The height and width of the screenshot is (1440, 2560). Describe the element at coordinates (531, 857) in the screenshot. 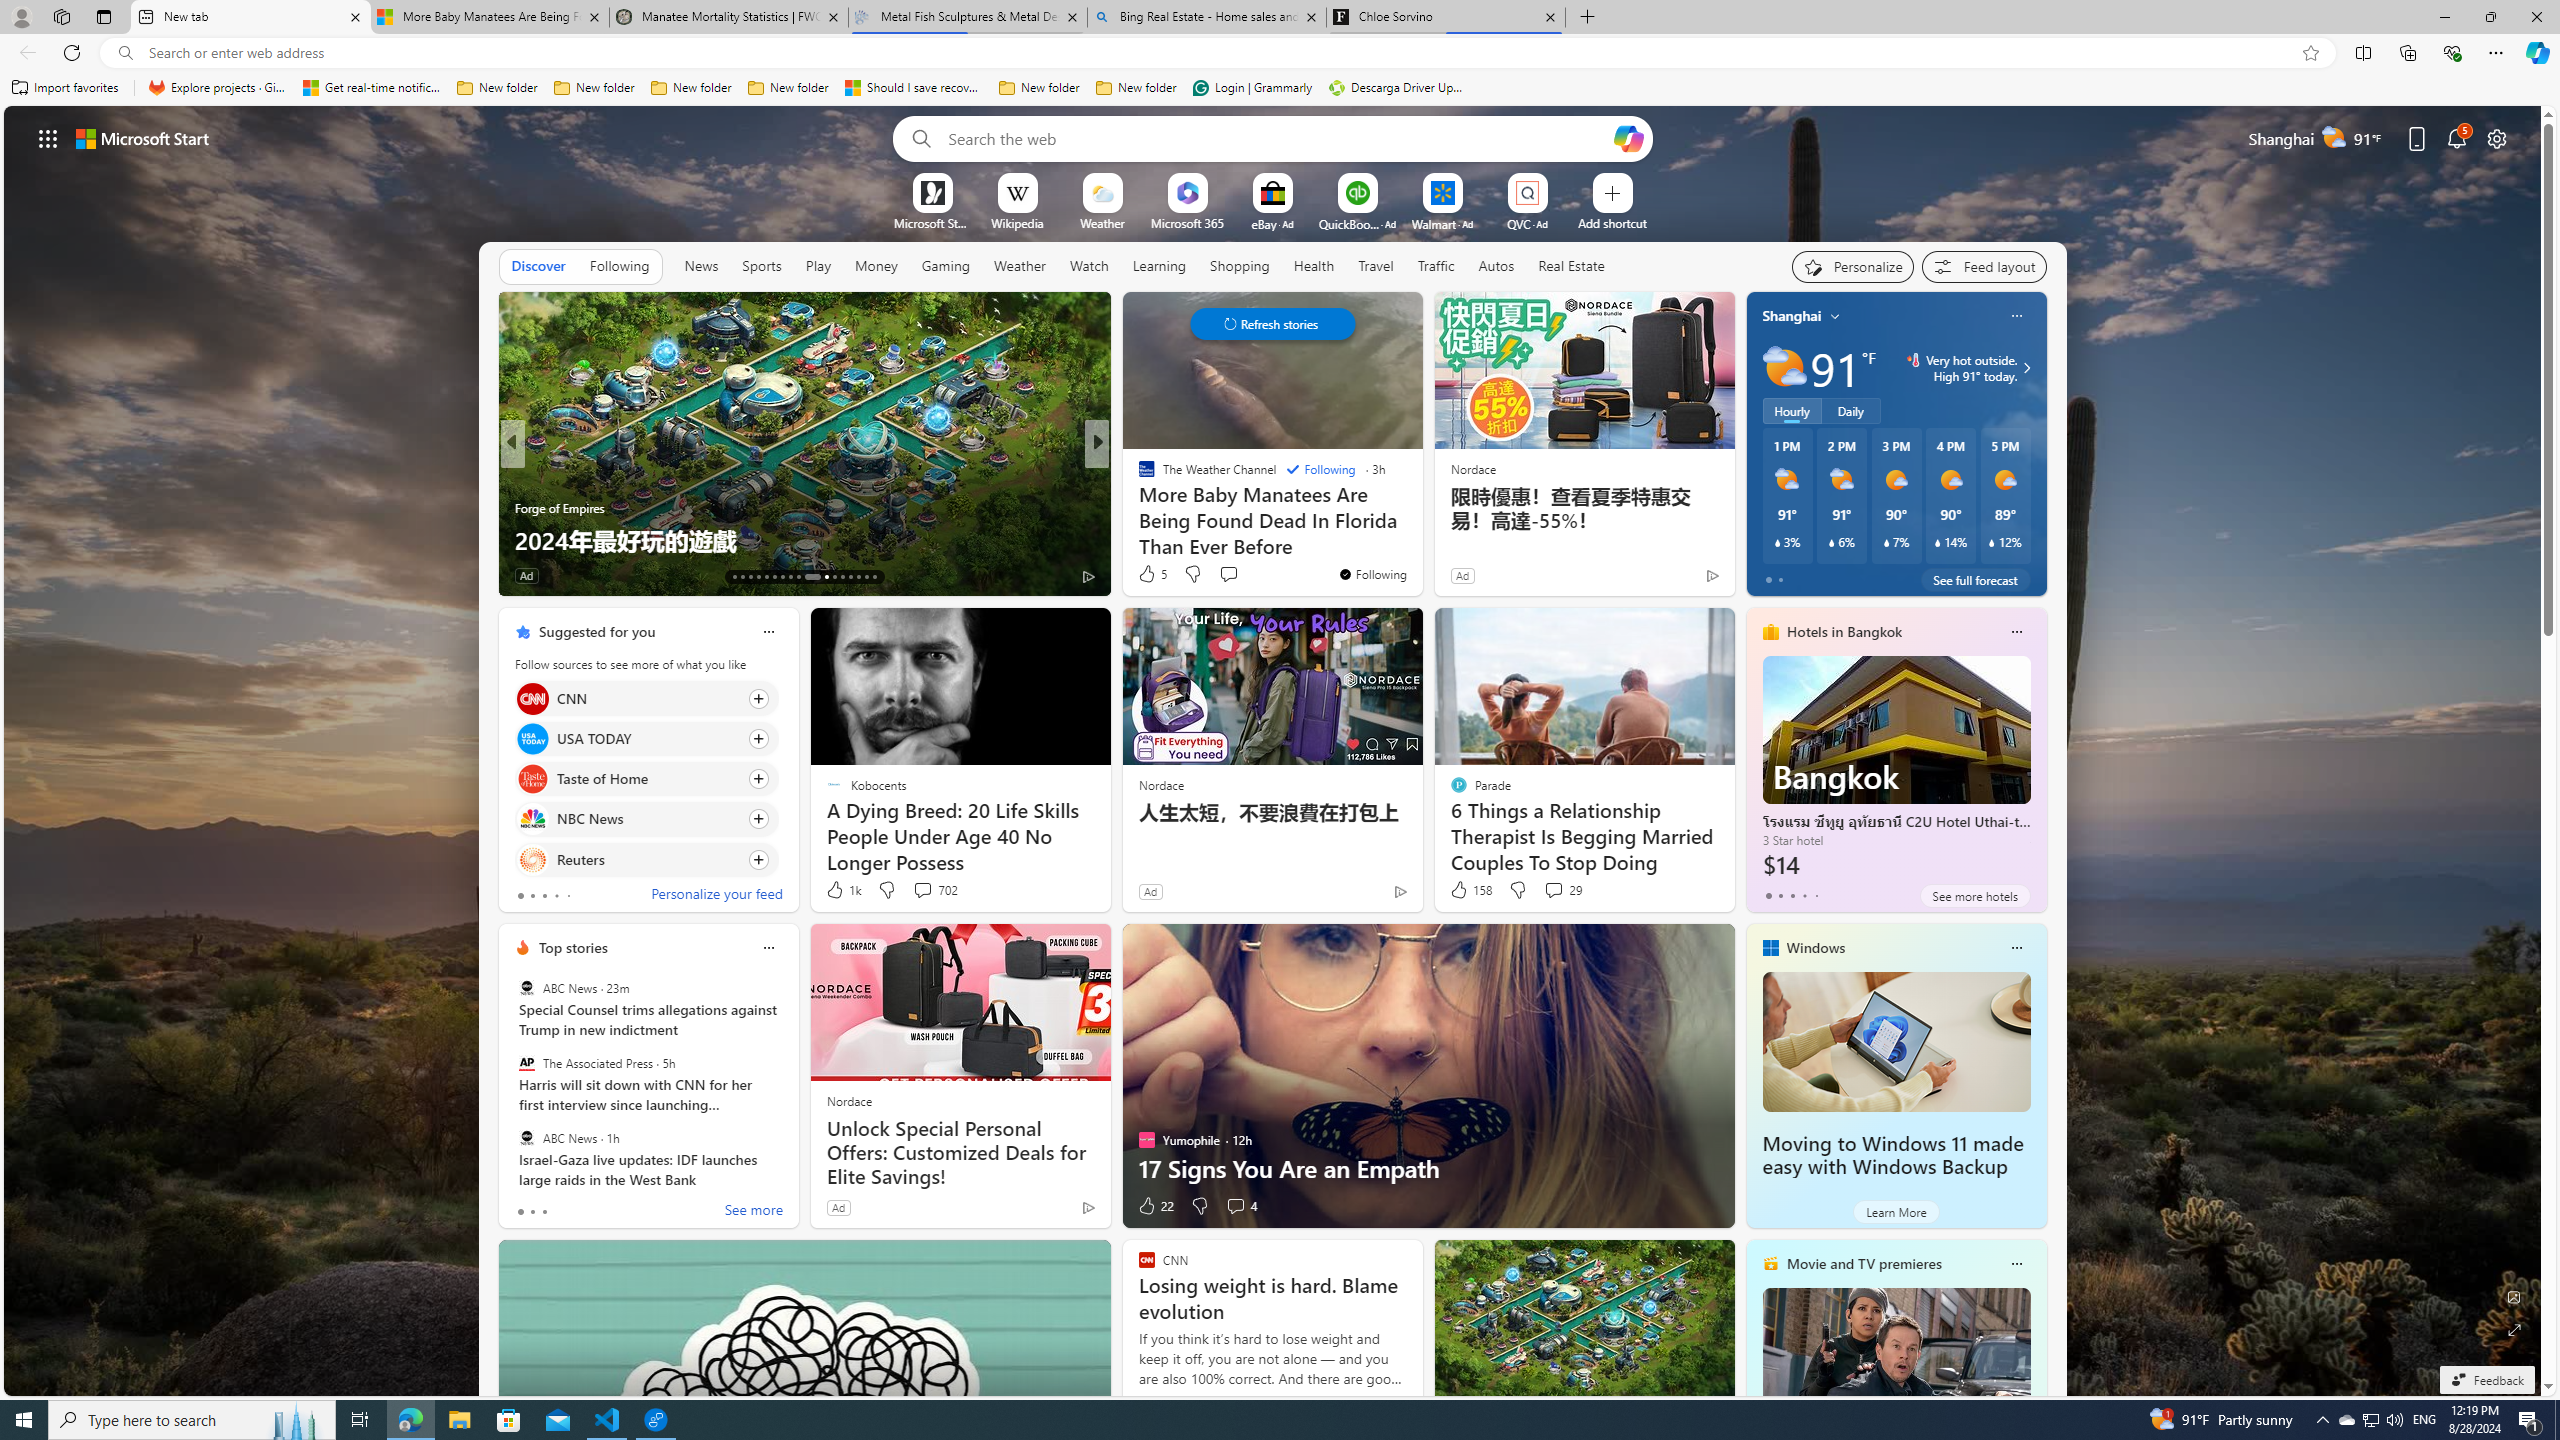

I see `'Reuters'` at that location.